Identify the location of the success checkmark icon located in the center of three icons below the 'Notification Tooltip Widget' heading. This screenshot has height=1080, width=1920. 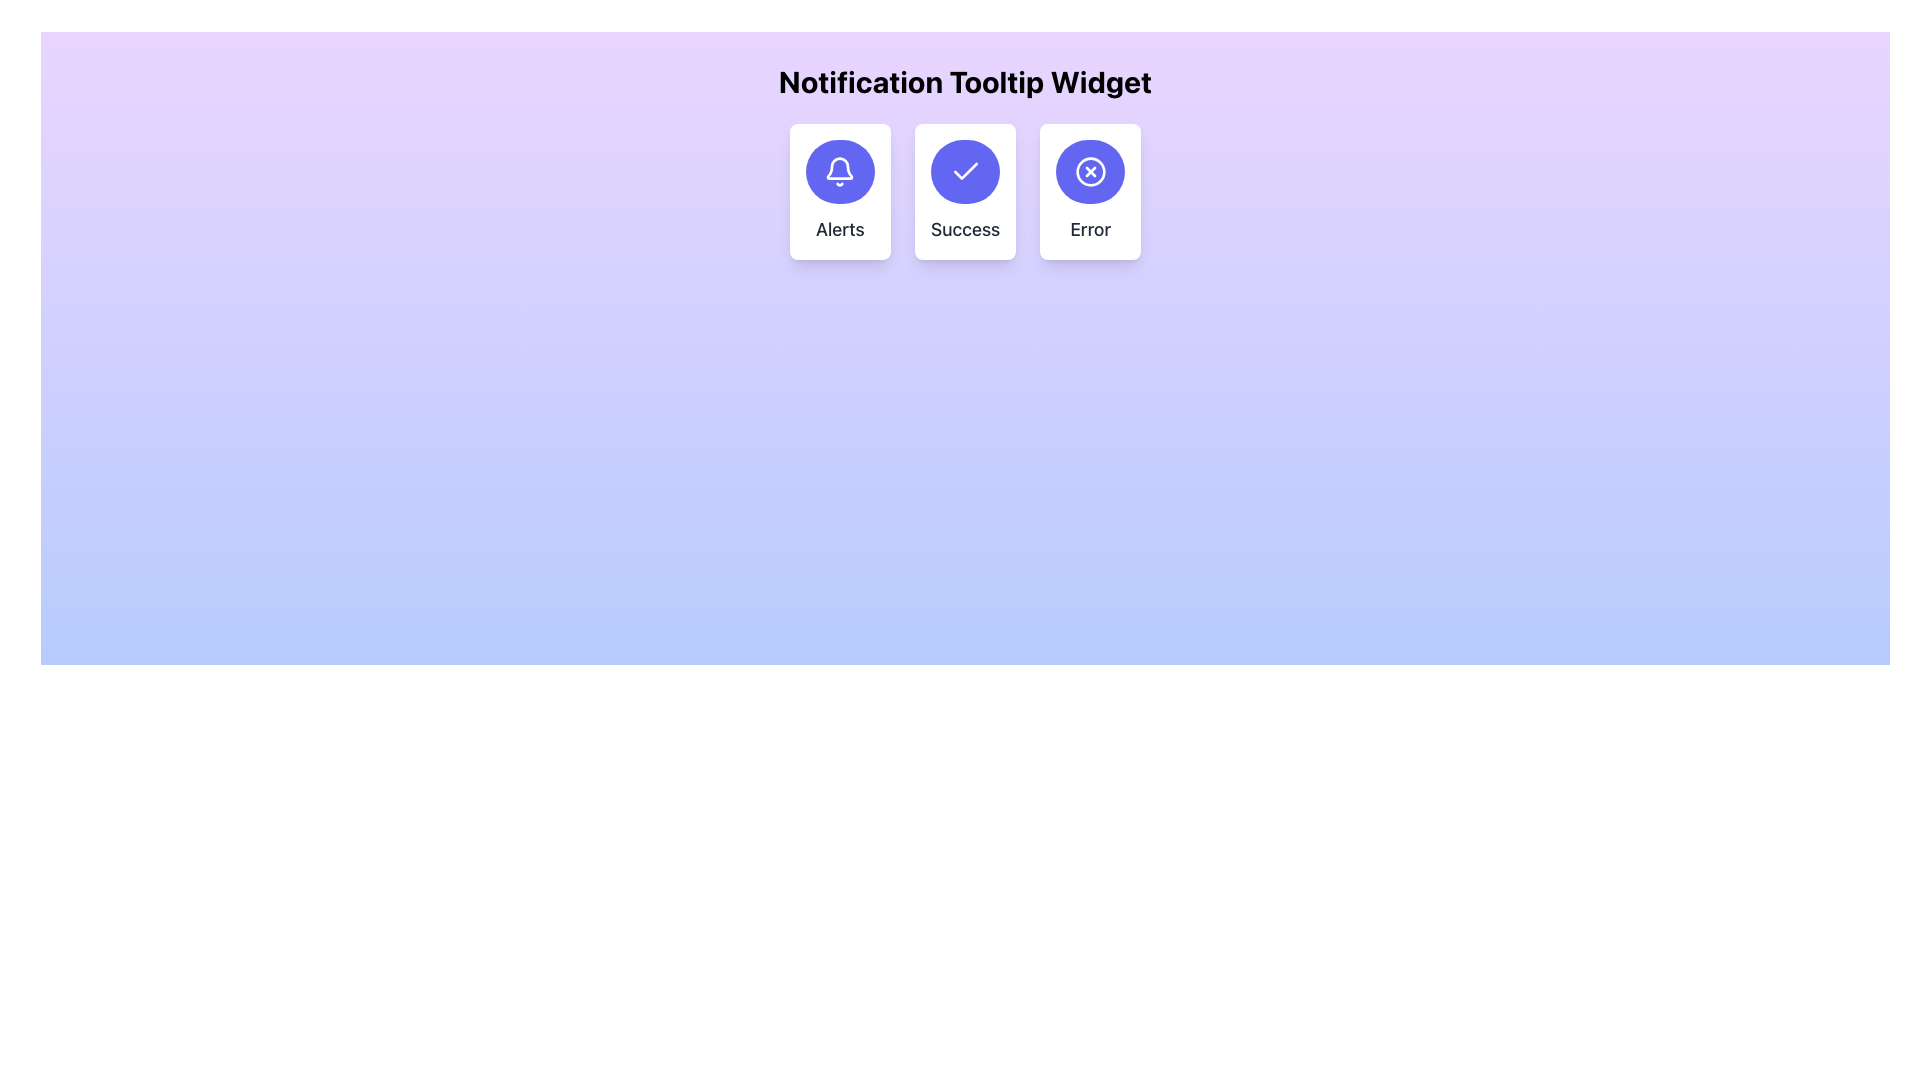
(965, 170).